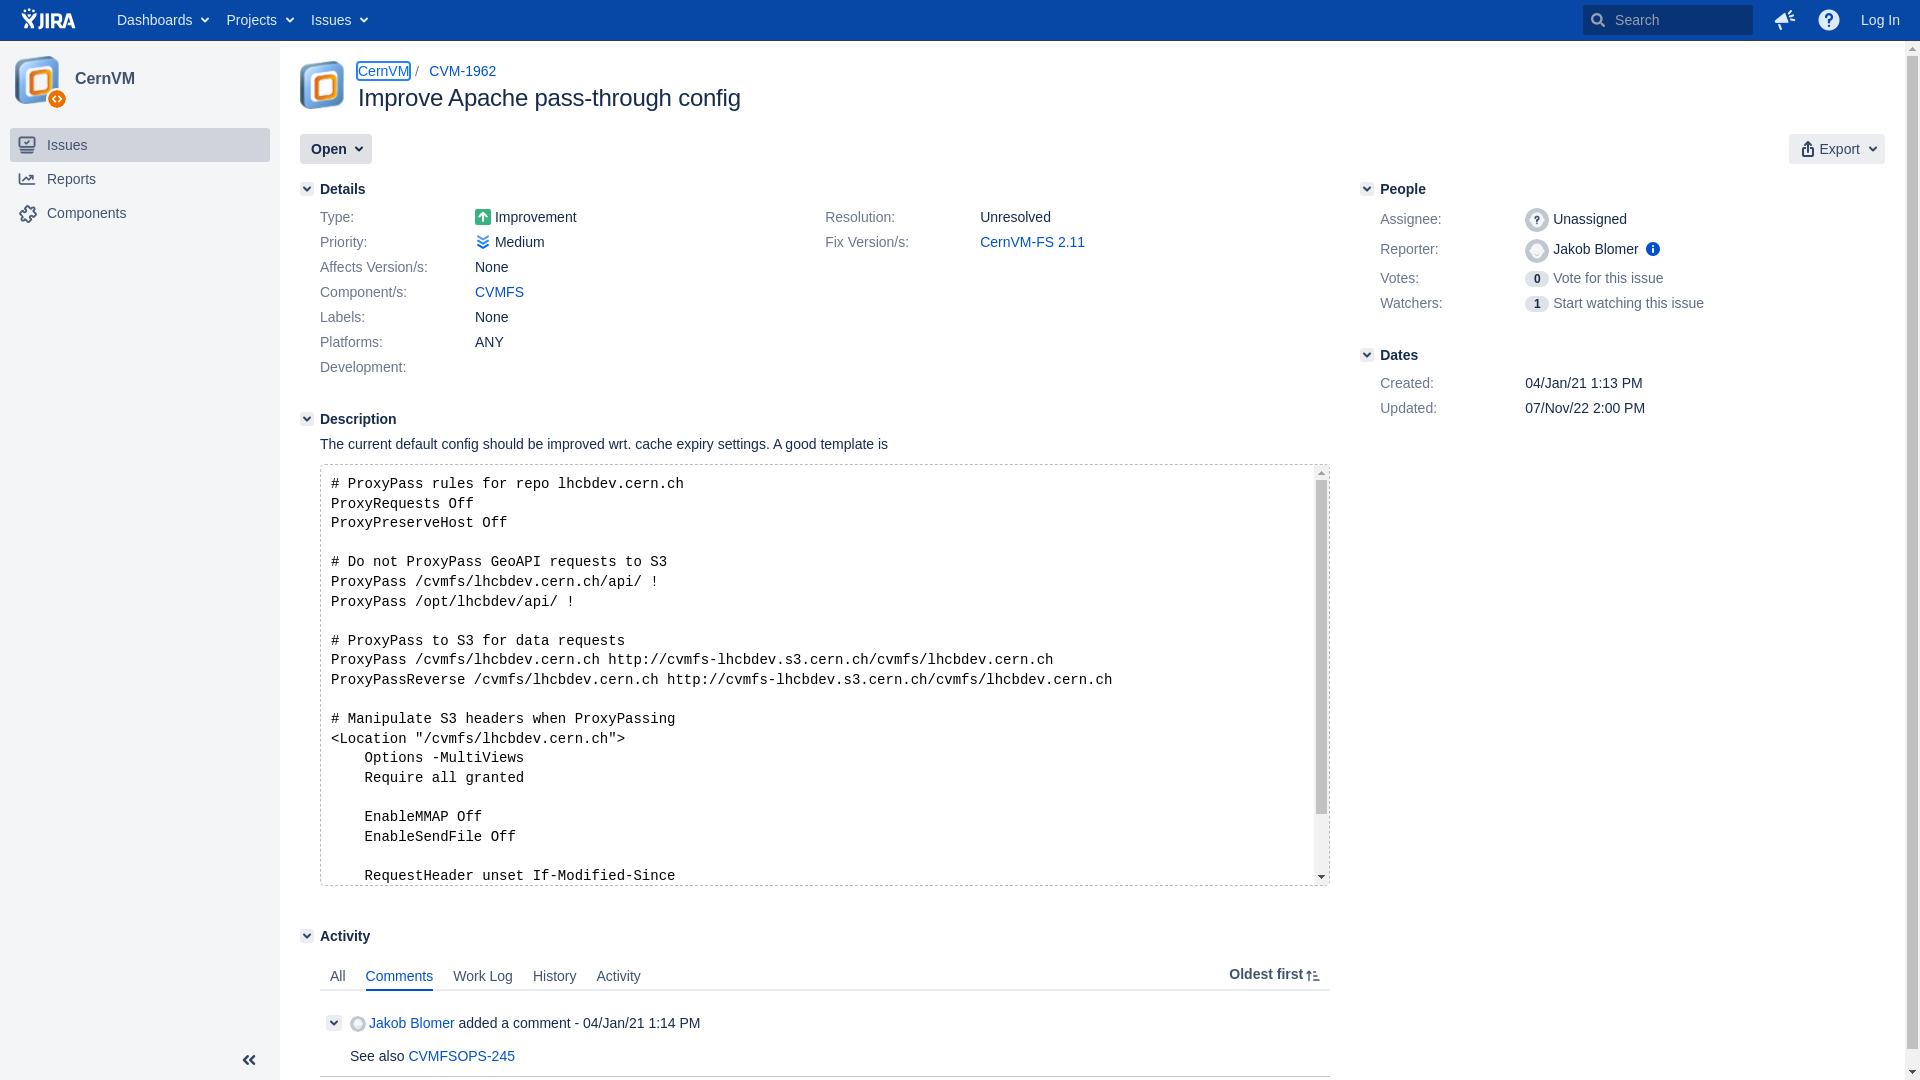 This screenshot has height=1080, width=1920. What do you see at coordinates (1789, 148) in the screenshot?
I see `'Export'` at bounding box center [1789, 148].